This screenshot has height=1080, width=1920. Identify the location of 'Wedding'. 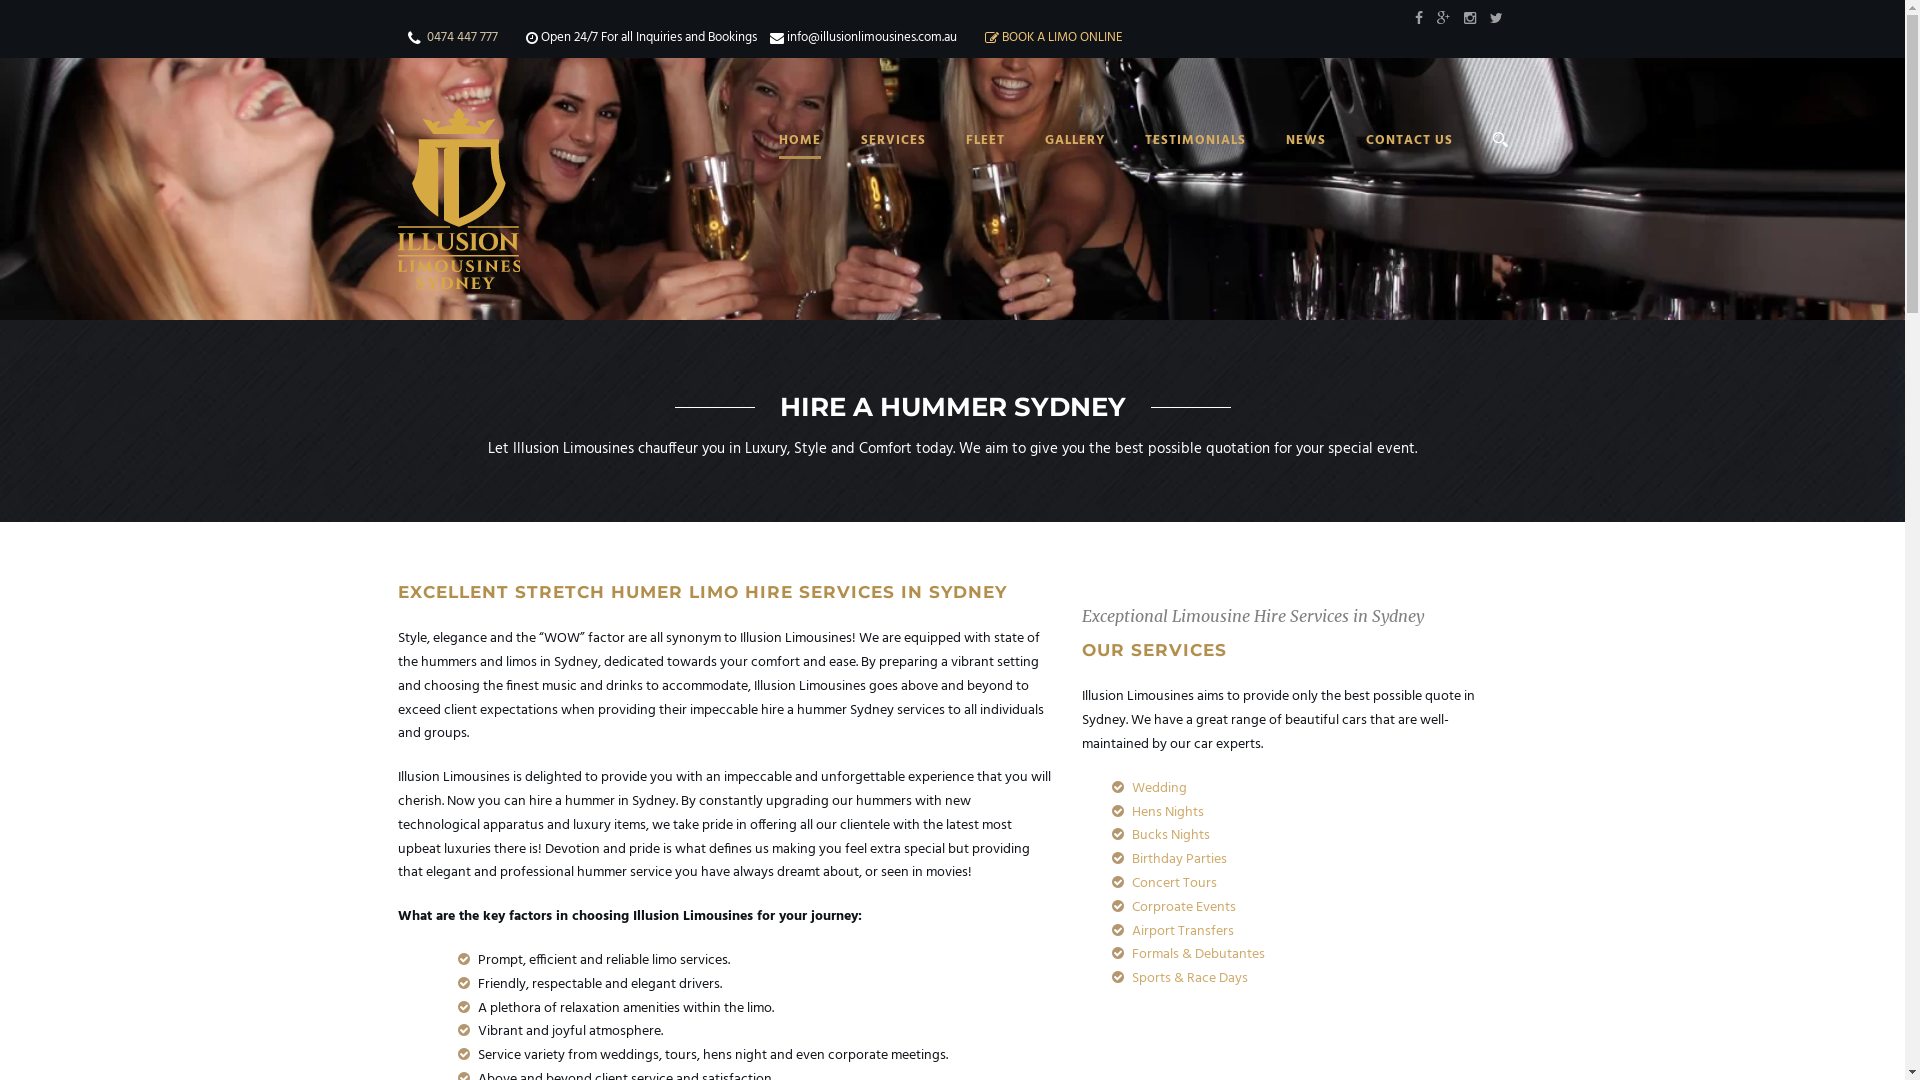
(1159, 787).